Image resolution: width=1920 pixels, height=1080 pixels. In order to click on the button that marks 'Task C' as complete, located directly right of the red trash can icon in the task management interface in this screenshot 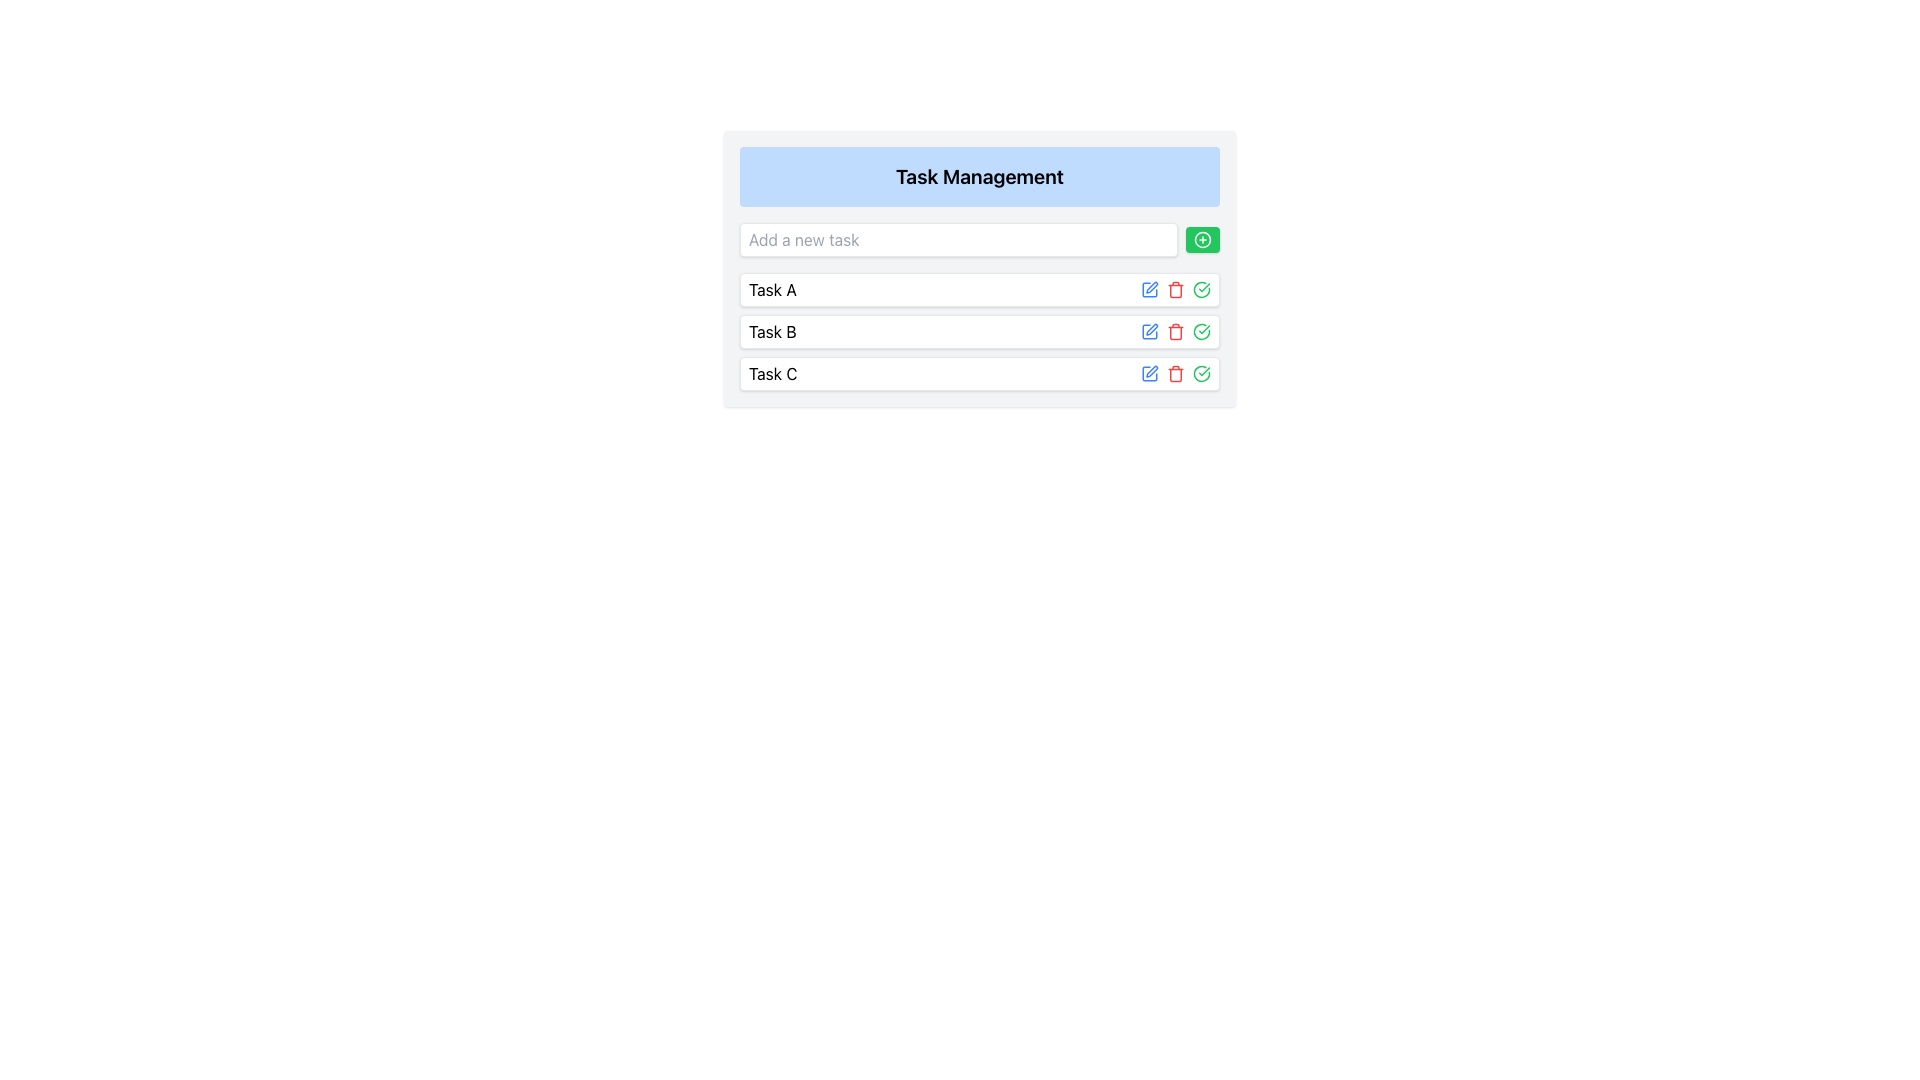, I will do `click(1200, 289)`.